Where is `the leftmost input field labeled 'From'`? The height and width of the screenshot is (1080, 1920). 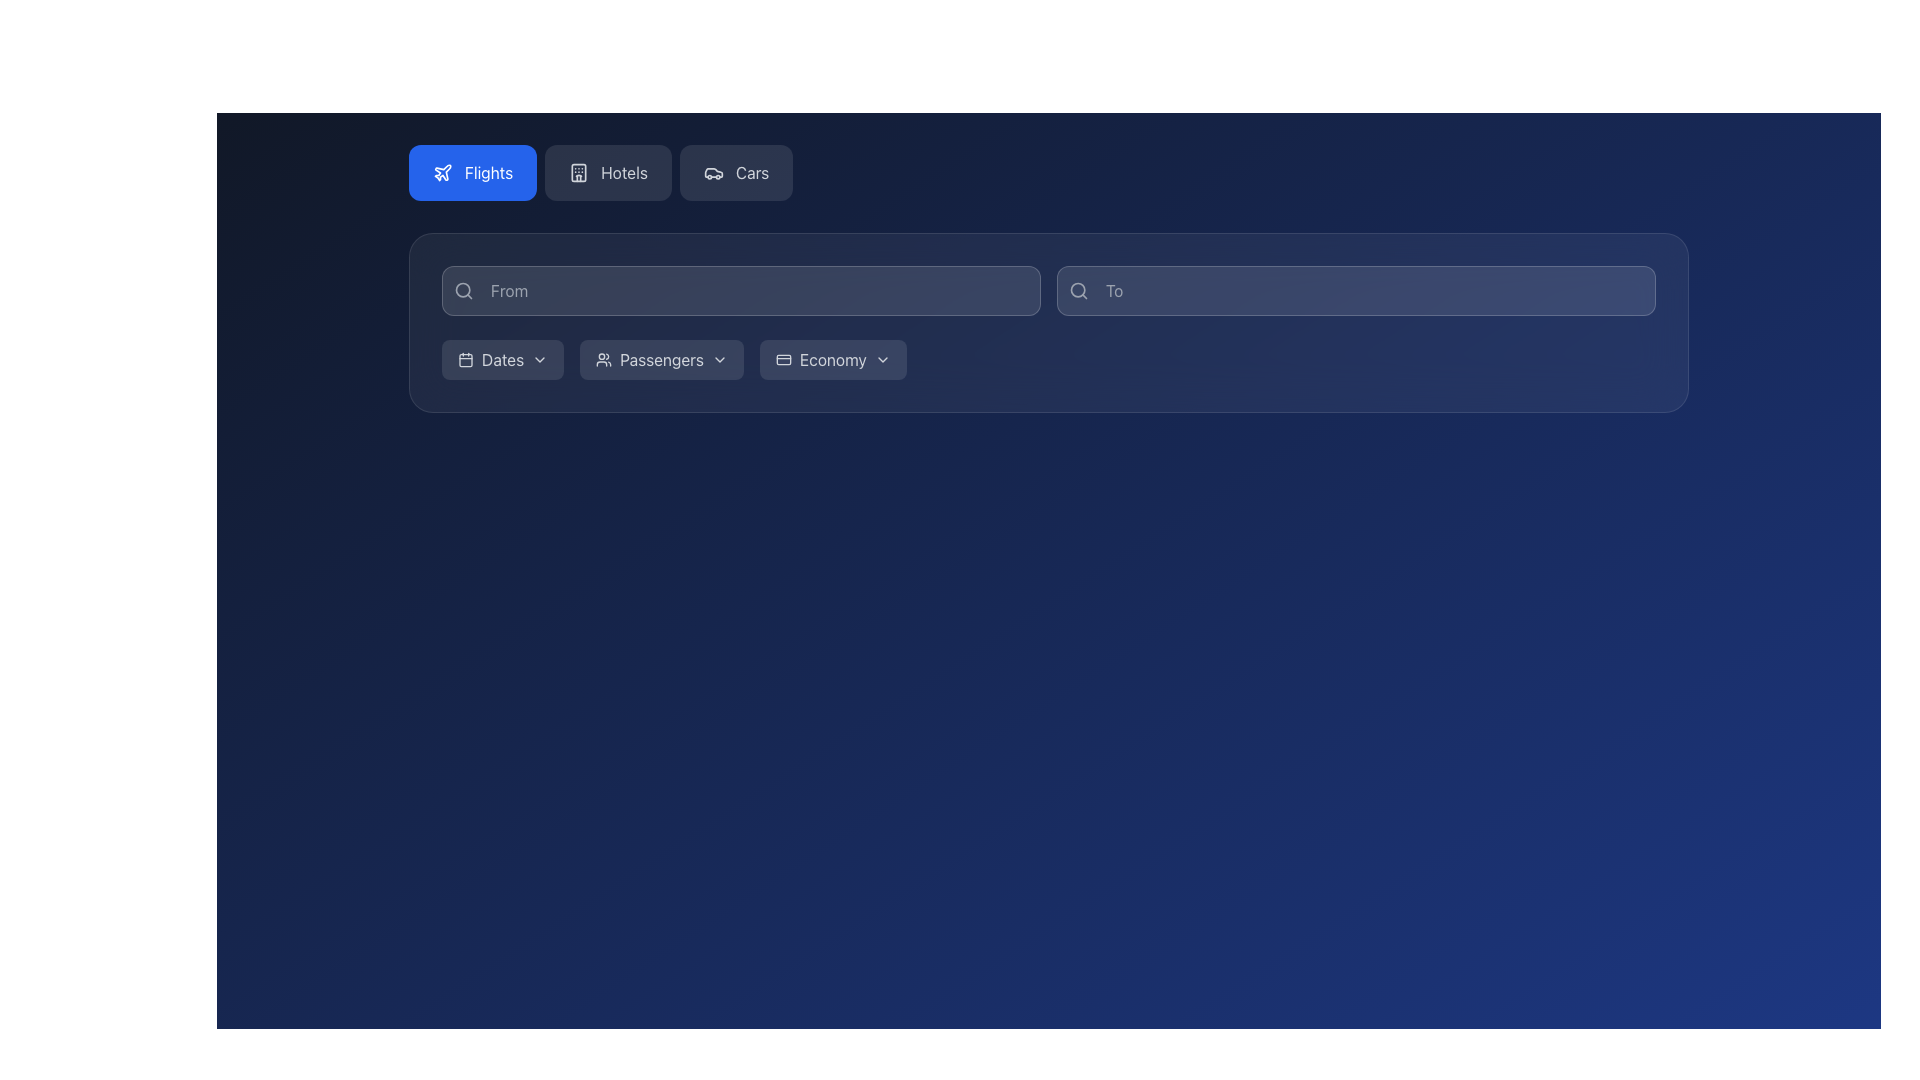 the leftmost input field labeled 'From' is located at coordinates (740, 290).